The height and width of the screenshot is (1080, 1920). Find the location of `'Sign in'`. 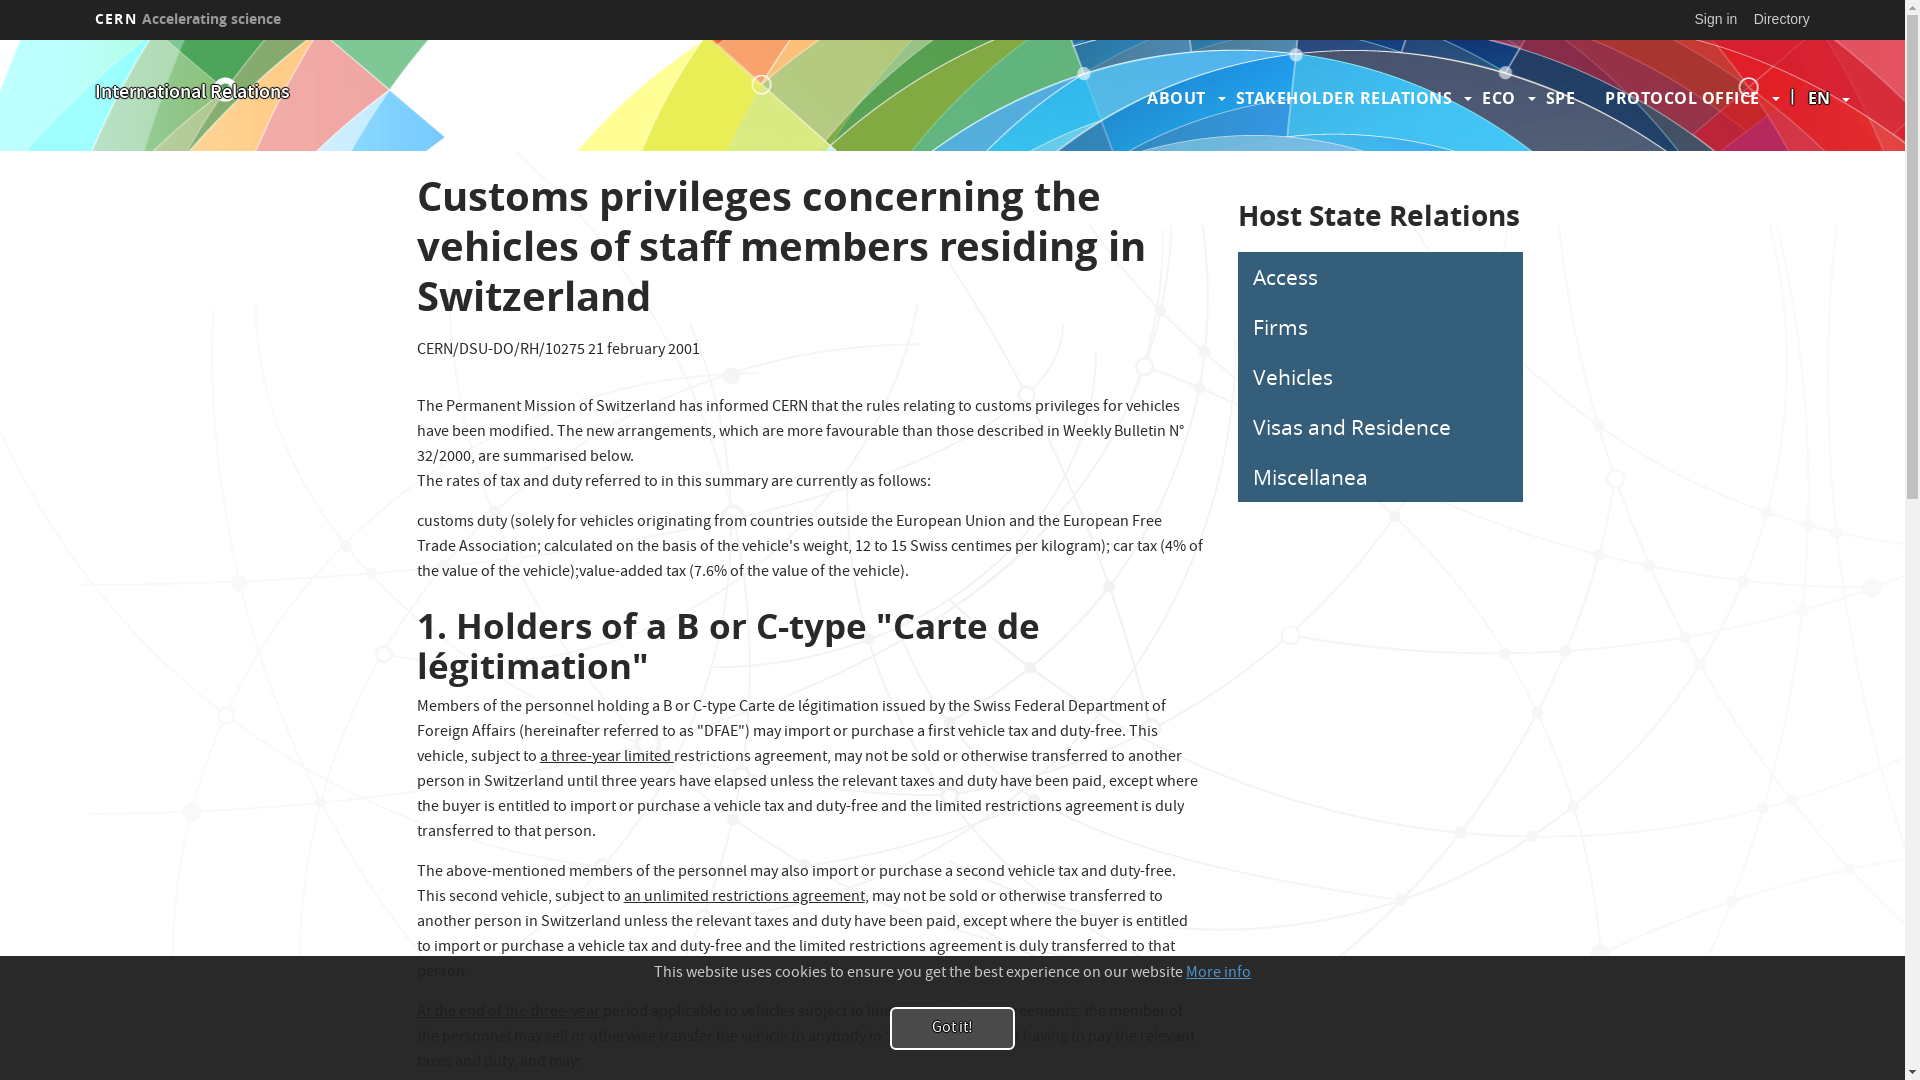

'Sign in' is located at coordinates (1715, 19).